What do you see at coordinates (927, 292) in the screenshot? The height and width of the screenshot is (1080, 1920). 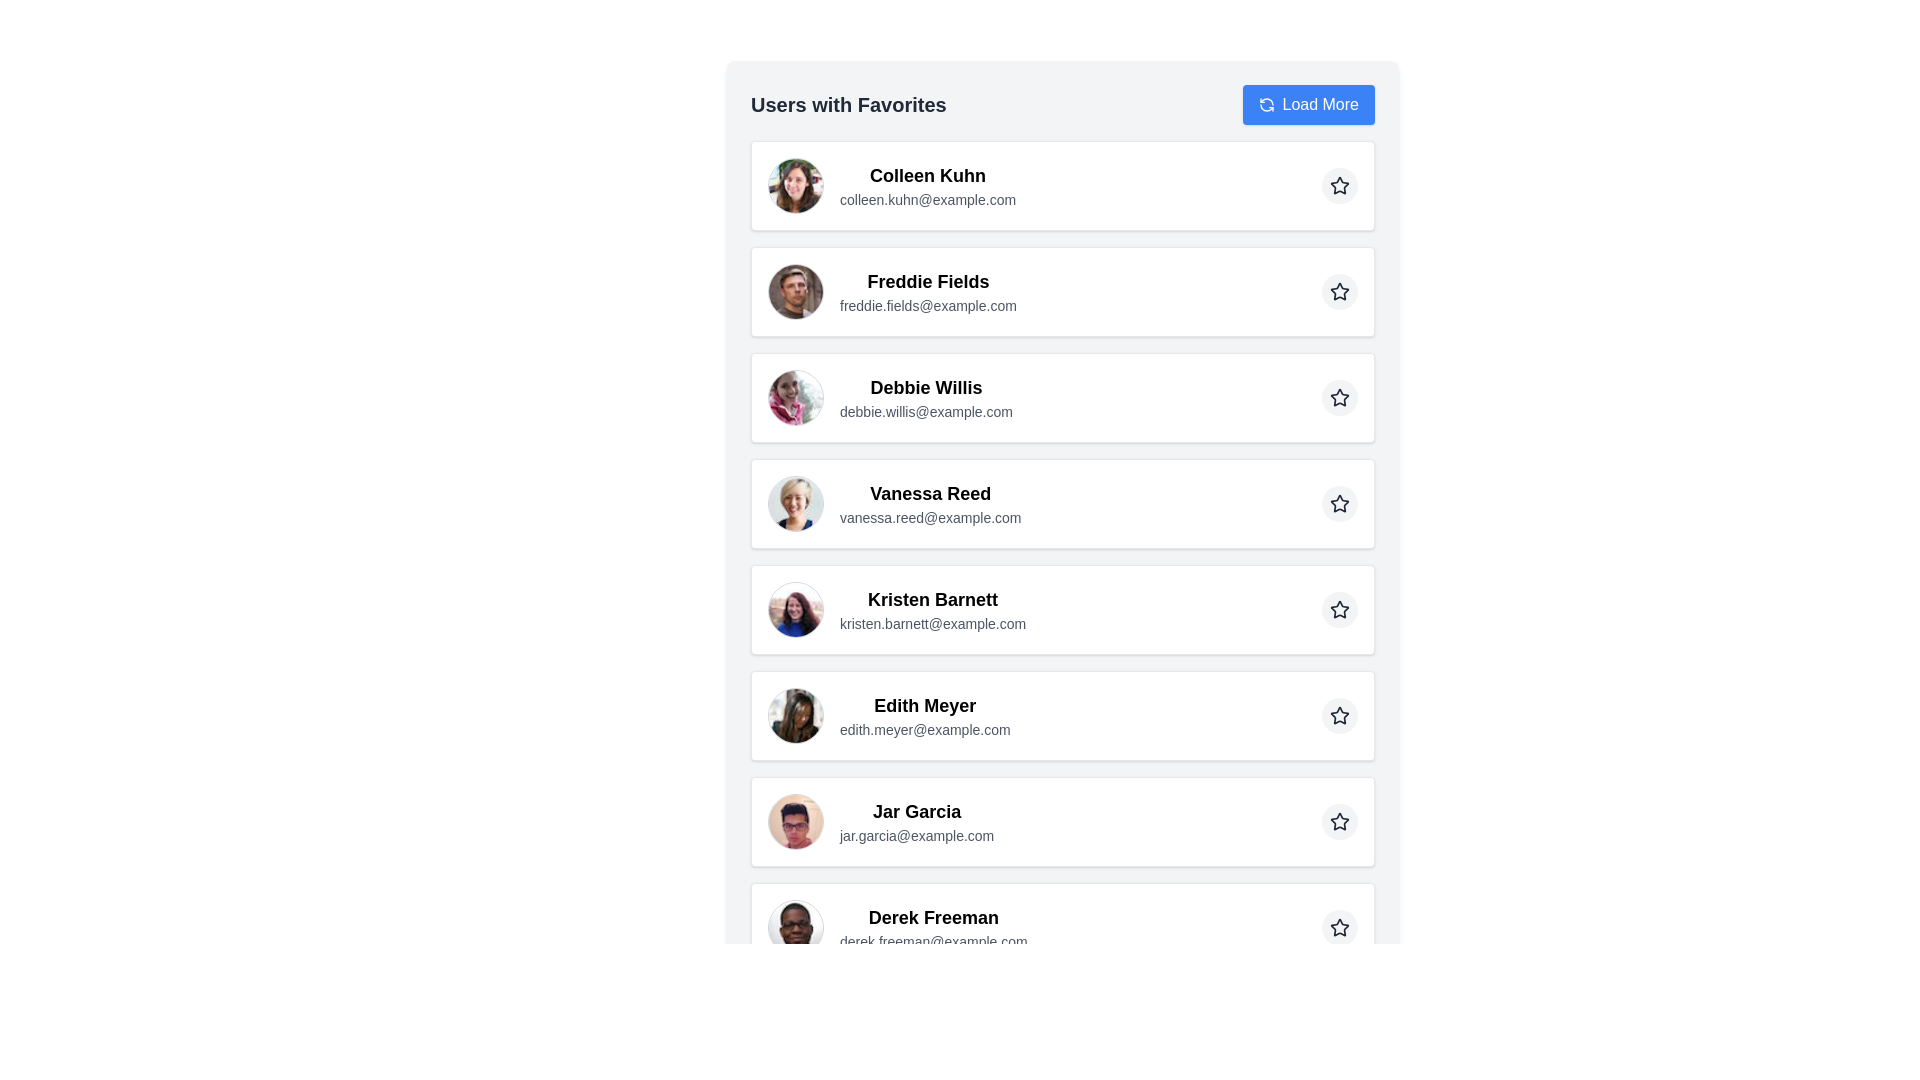 I see `text content displayed for the user Freddie Fields, which includes their name and email address, presented in a styled text format within the 'Users with Favorites' section` at bounding box center [927, 292].